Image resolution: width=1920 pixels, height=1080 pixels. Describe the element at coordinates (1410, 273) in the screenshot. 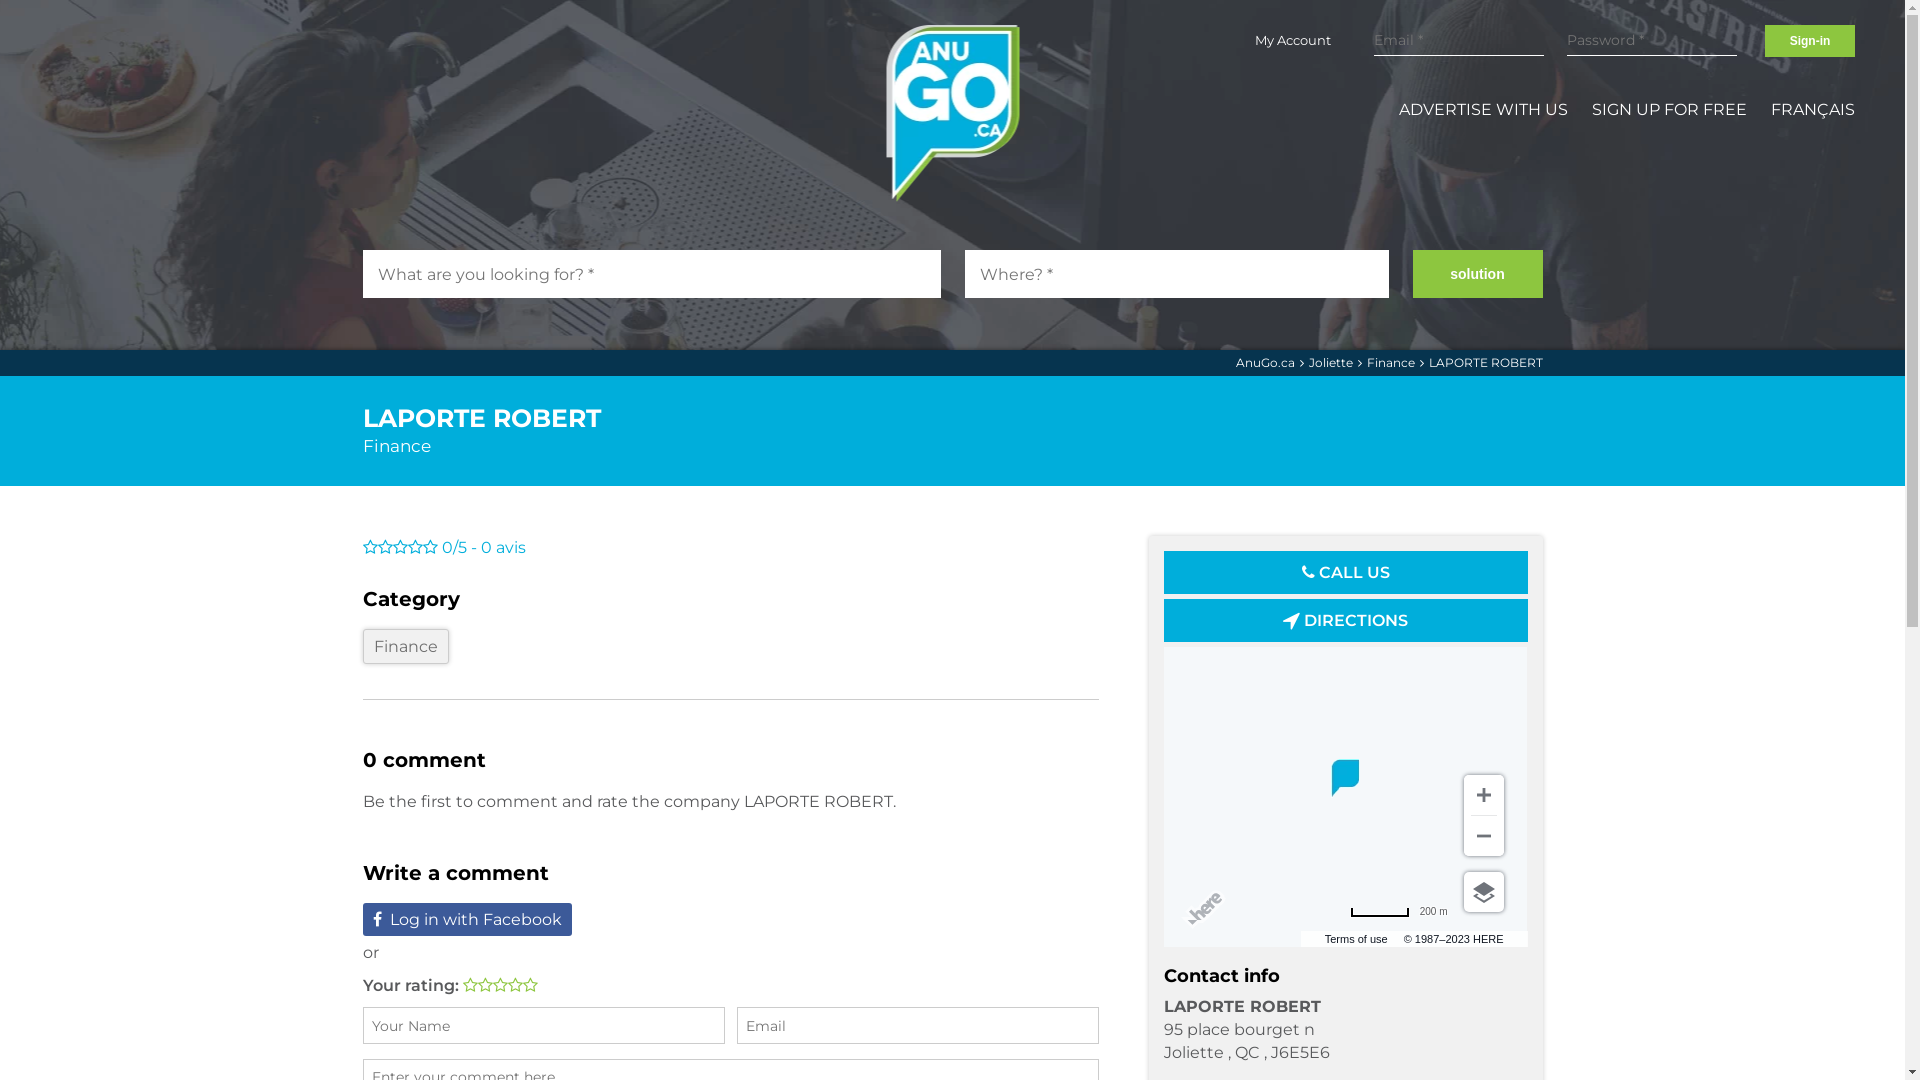

I see `'solution'` at that location.